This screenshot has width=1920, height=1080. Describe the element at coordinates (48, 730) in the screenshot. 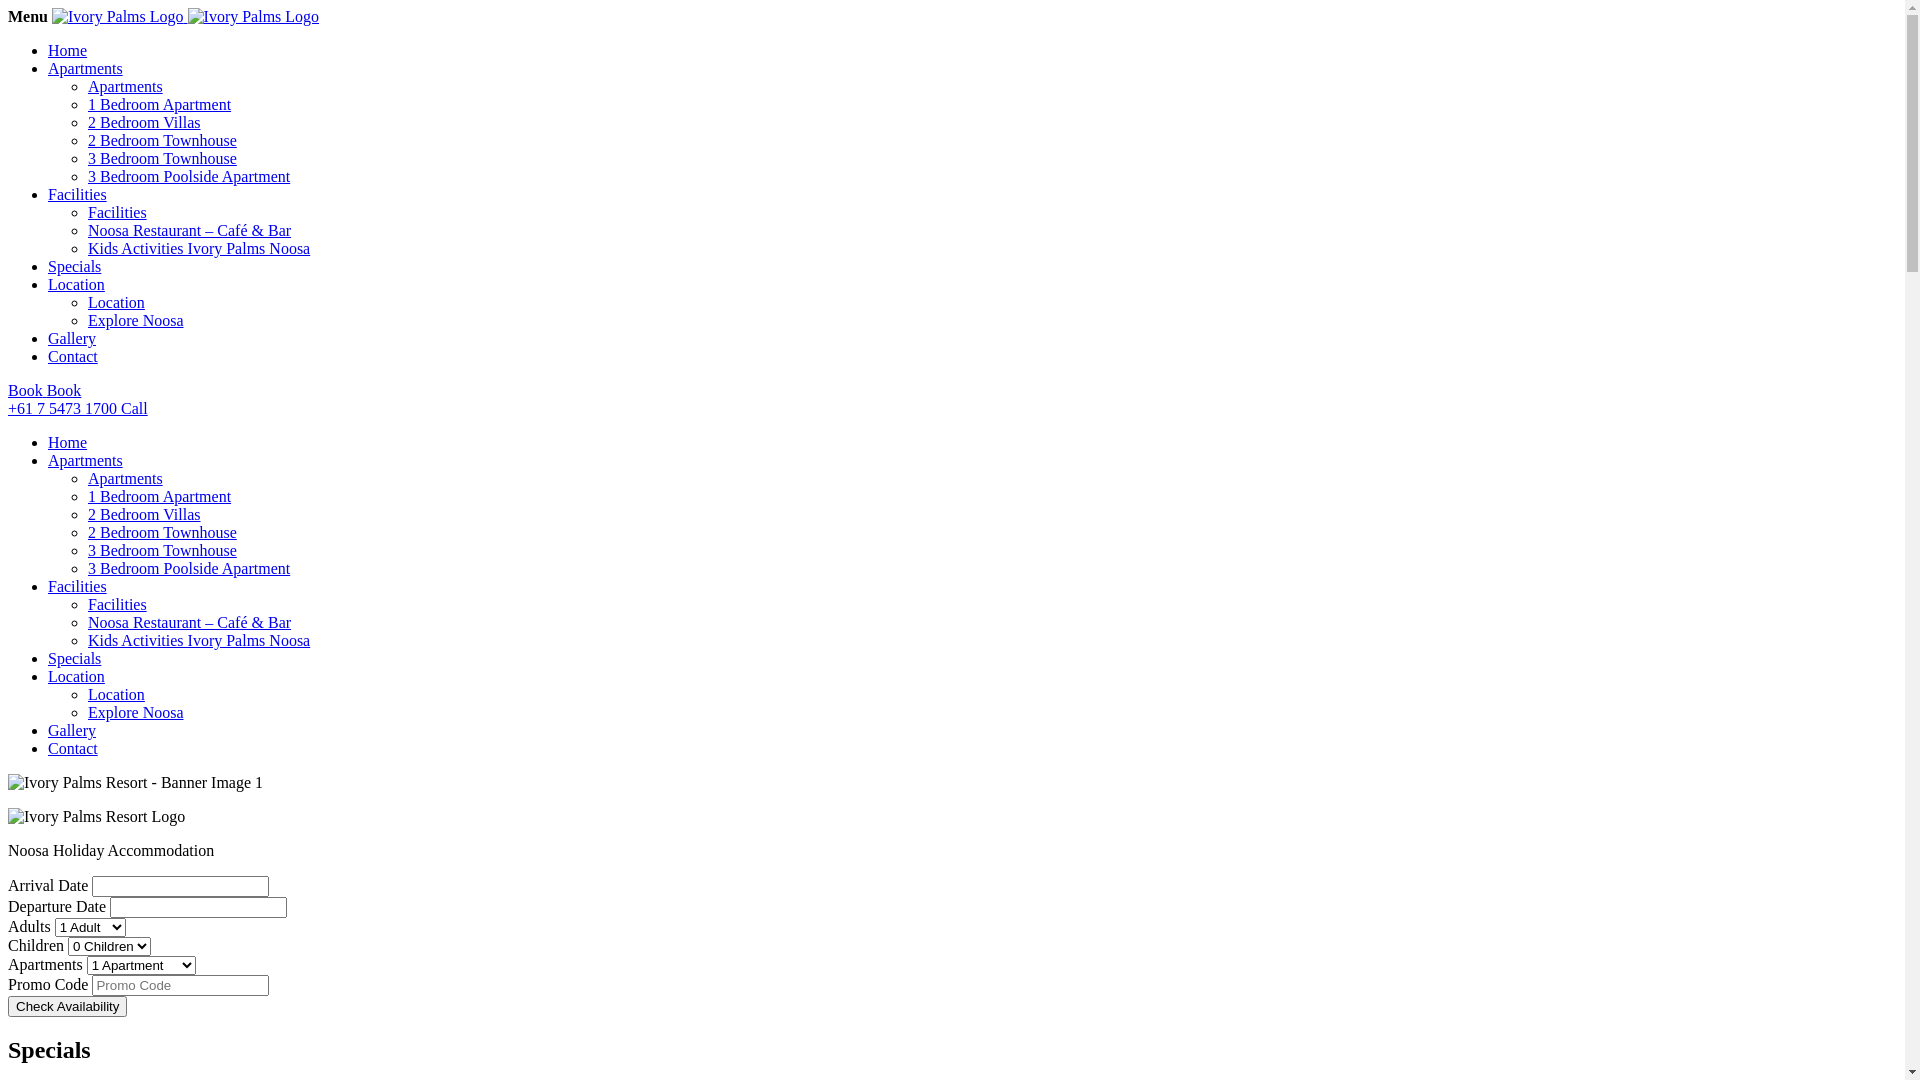

I see `'Gallery'` at that location.